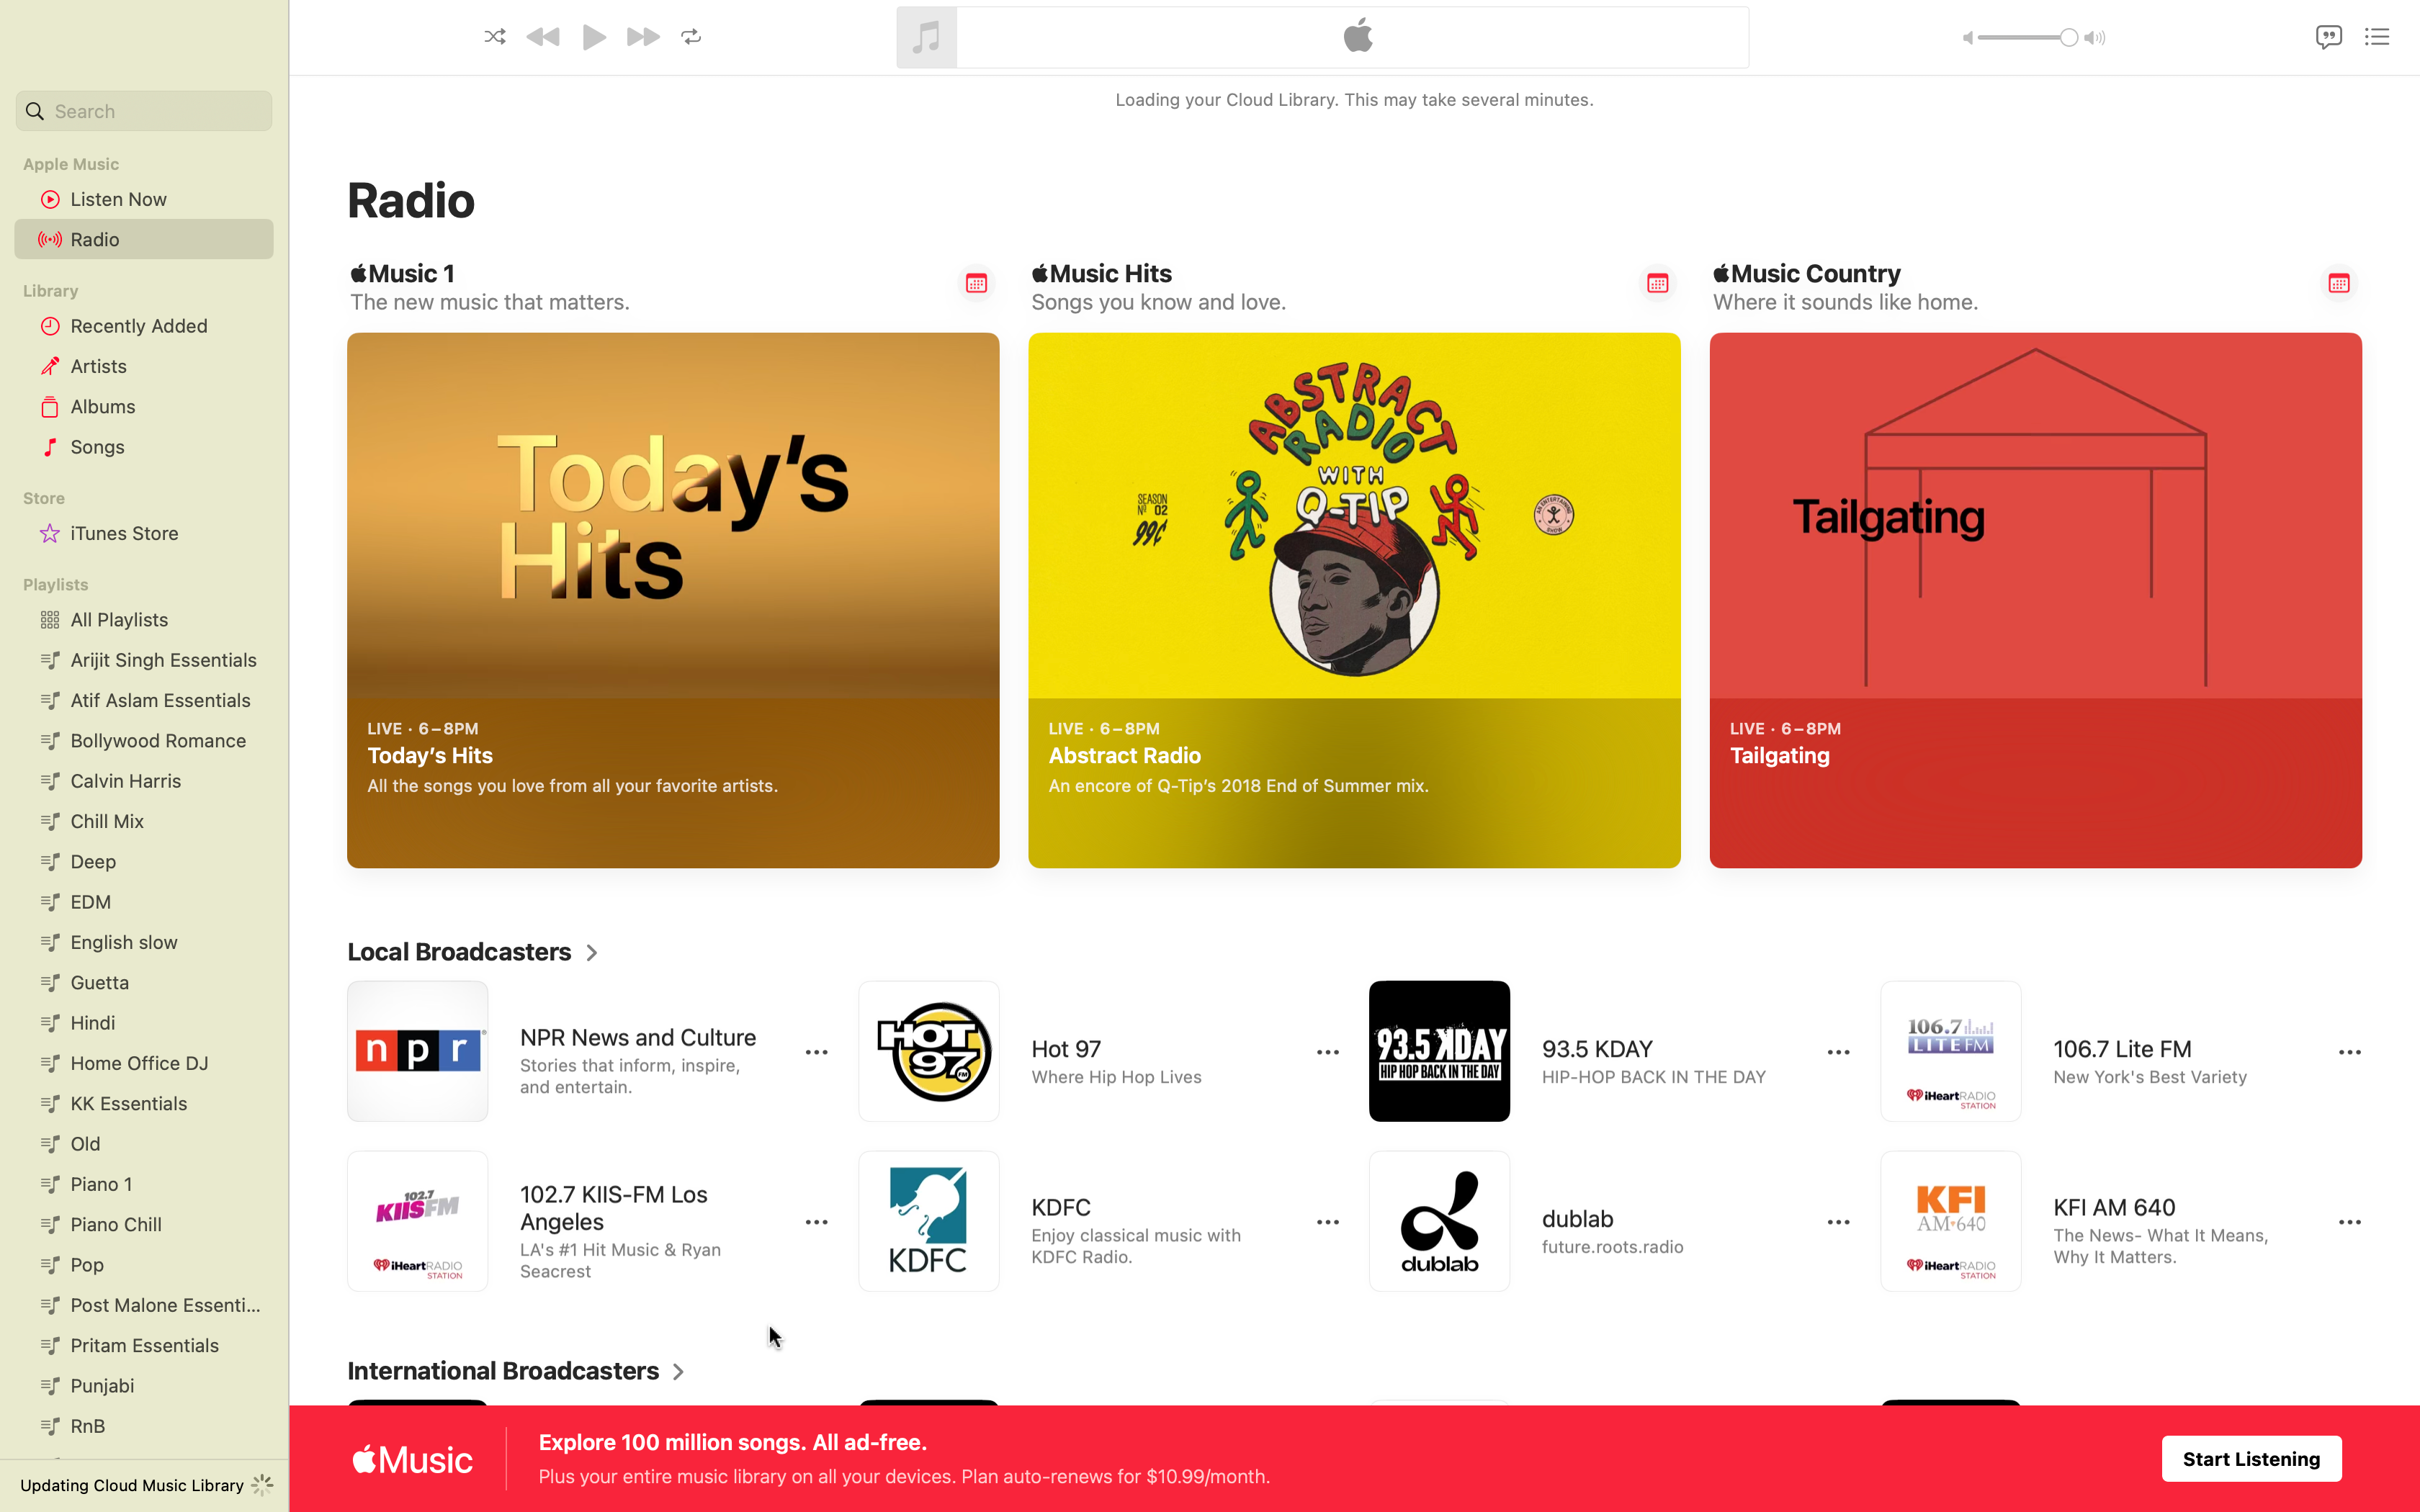 This screenshot has height=1512, width=2420. Describe the element at coordinates (472, 951) in the screenshot. I see `Enlarge local broadcasters display area` at that location.